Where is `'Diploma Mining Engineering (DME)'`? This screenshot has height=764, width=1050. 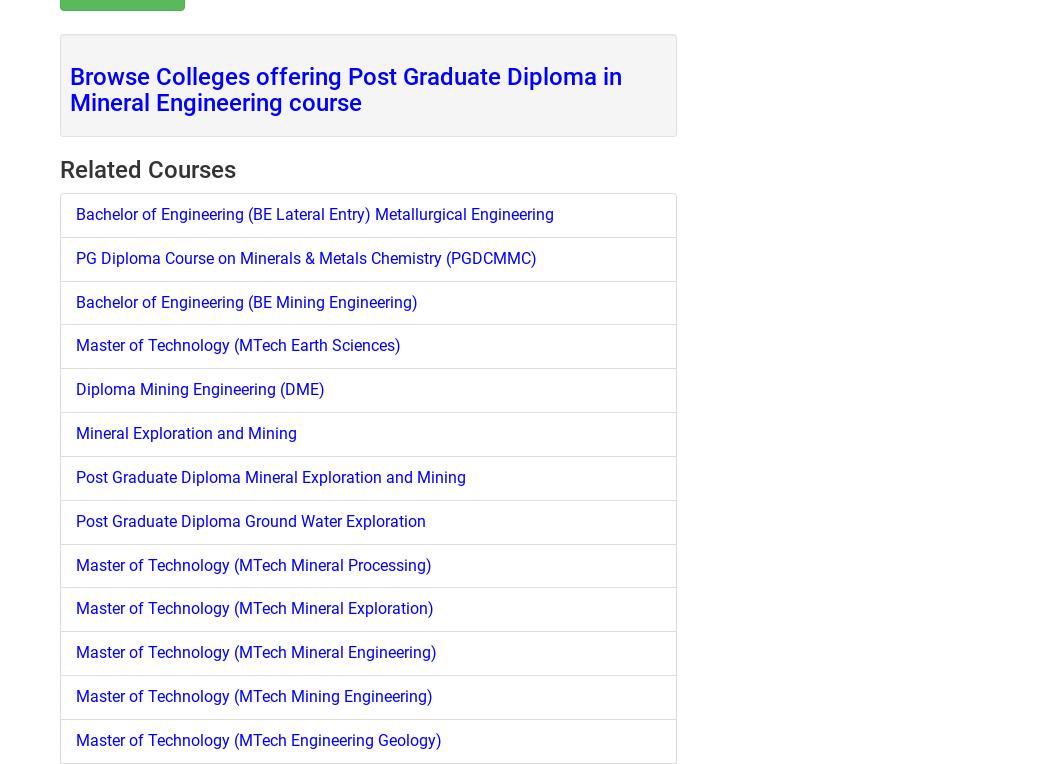 'Diploma Mining Engineering (DME)' is located at coordinates (199, 388).